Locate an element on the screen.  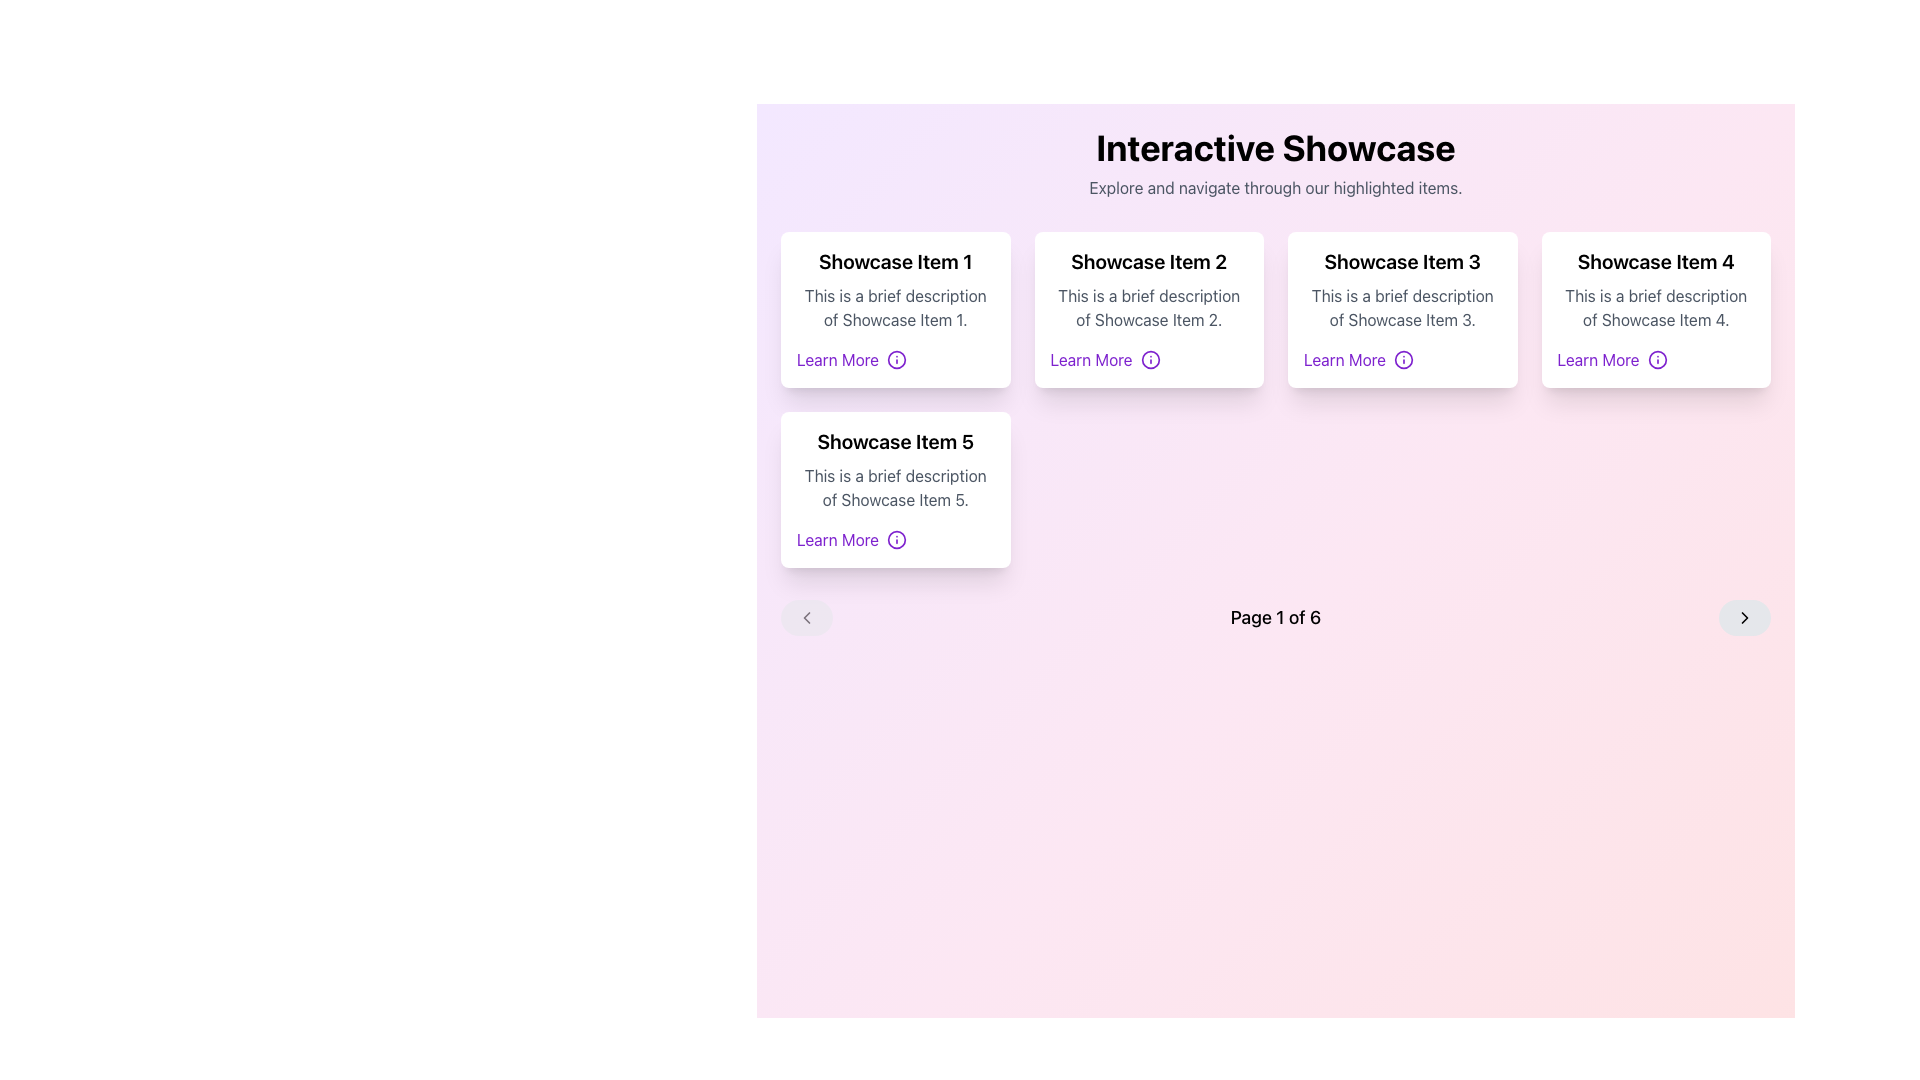
the text label displaying 'Showcase Item 3', which is the title within the third card layout from the left is located at coordinates (1401, 261).